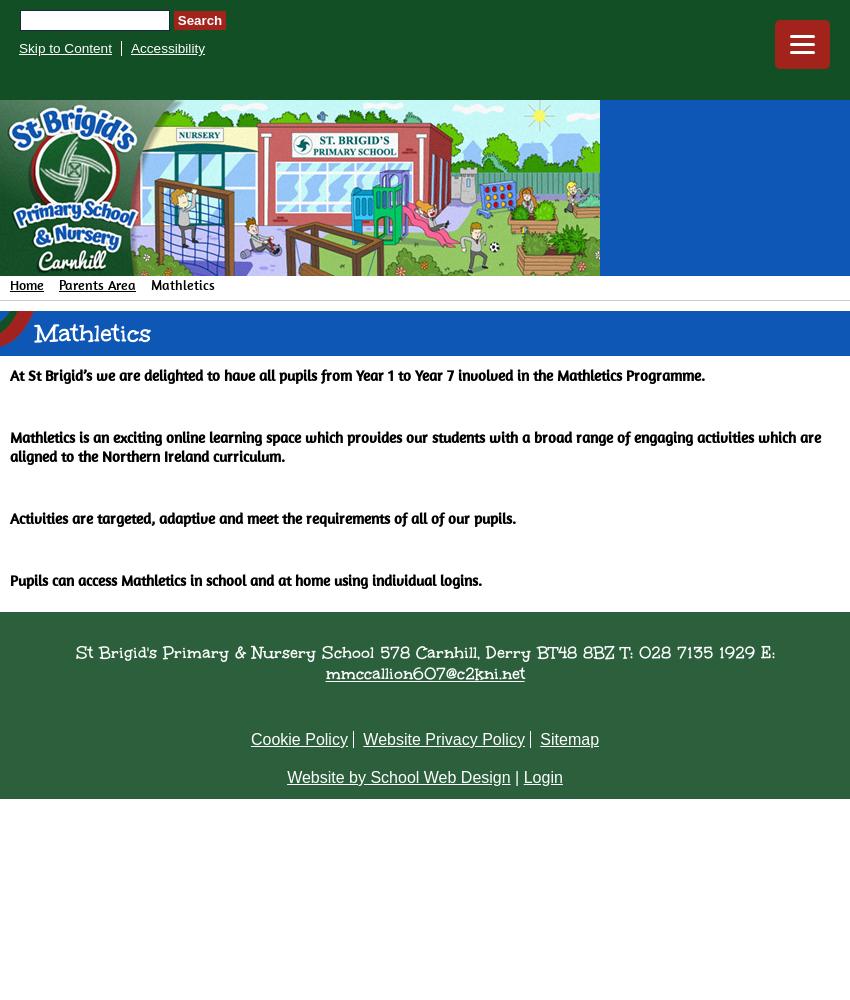  Describe the element at coordinates (356, 375) in the screenshot. I see `'At St Brigid’s we are delighted to have all pupils from Year 1 to Year 7 involved in the Mathletics Programme.'` at that location.